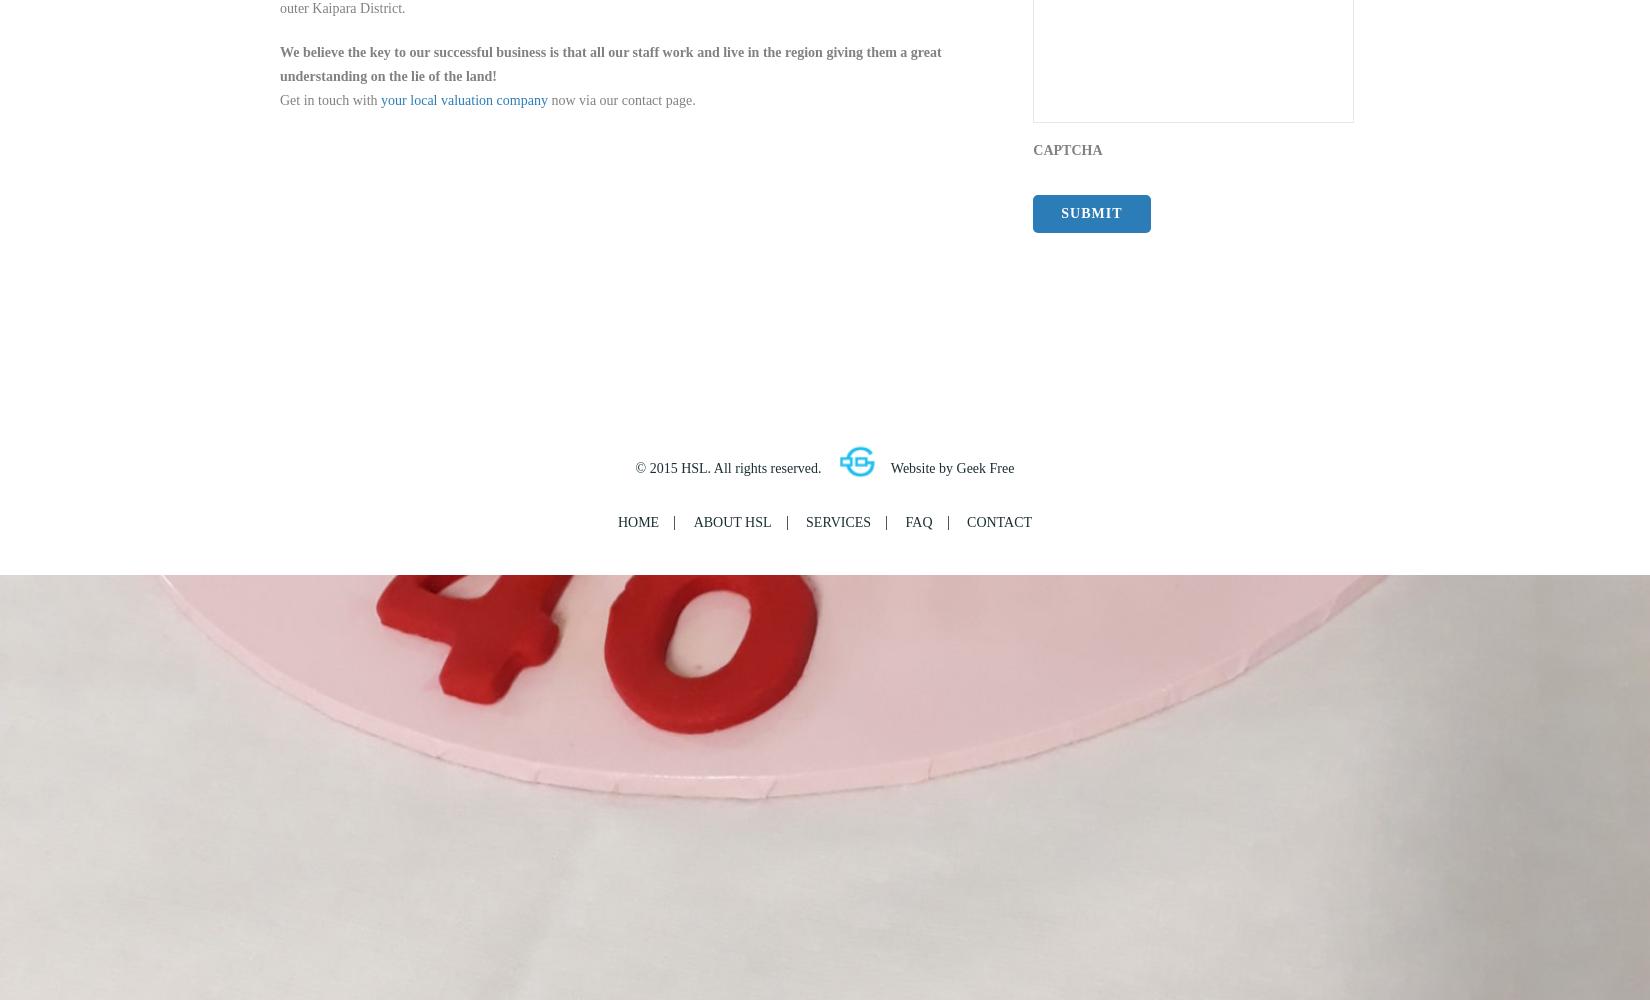 The width and height of the screenshot is (1650, 1000). I want to click on 'Services', so click(838, 521).